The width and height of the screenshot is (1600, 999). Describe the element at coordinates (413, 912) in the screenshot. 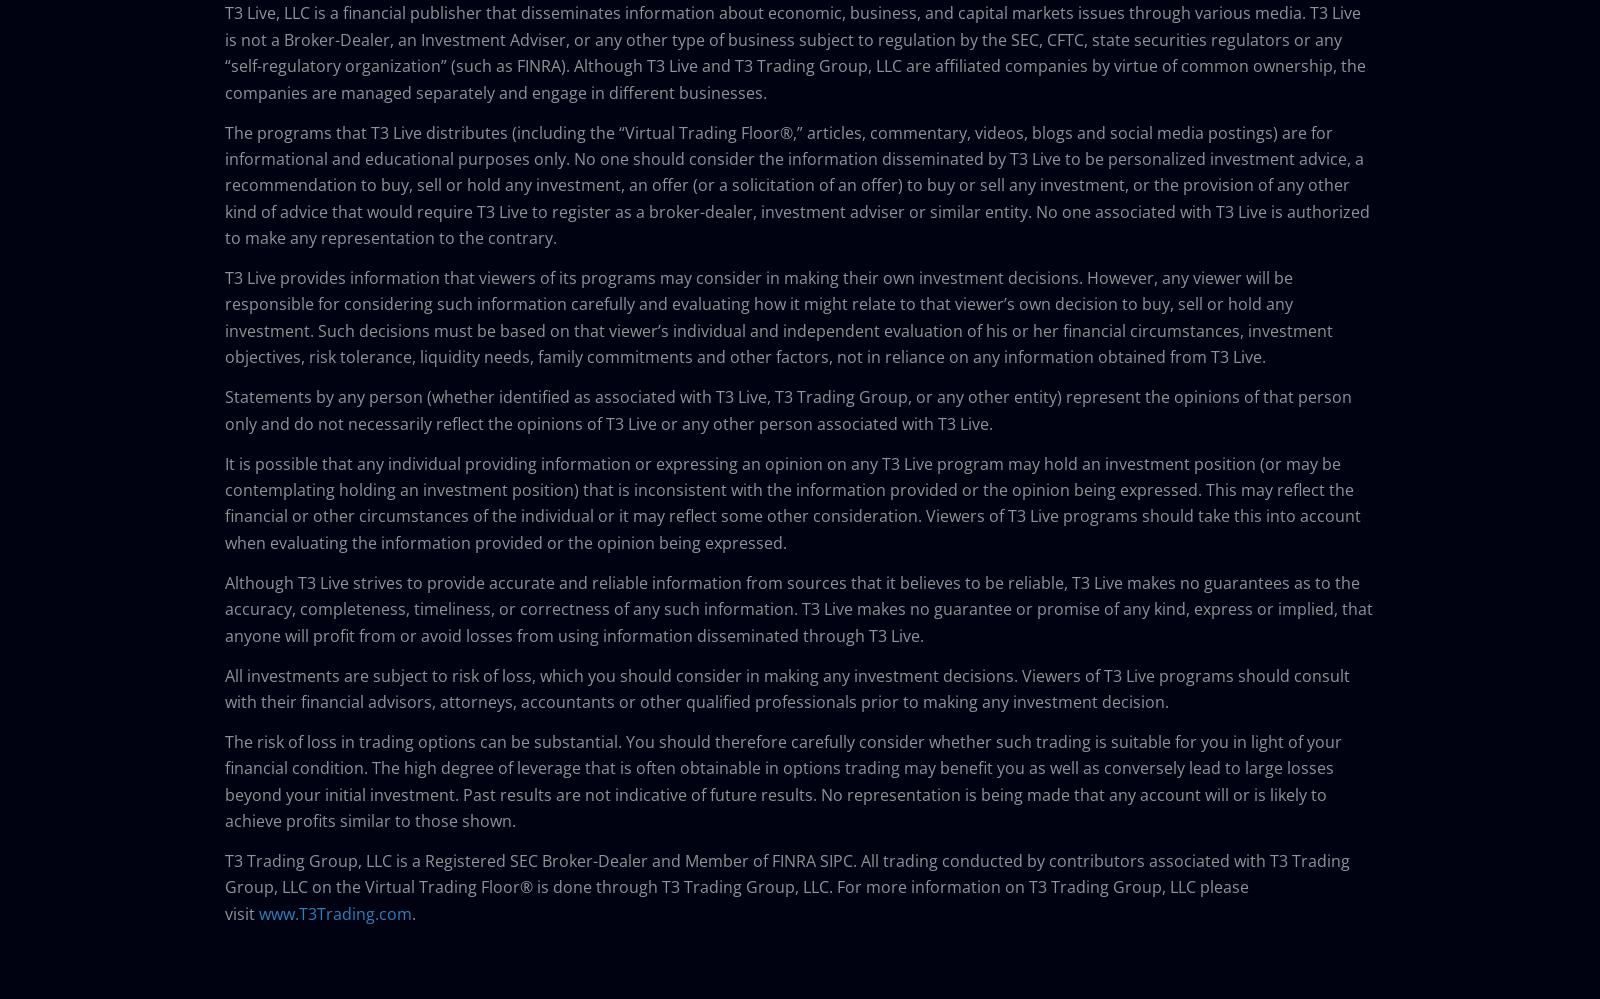

I see `'.'` at that location.